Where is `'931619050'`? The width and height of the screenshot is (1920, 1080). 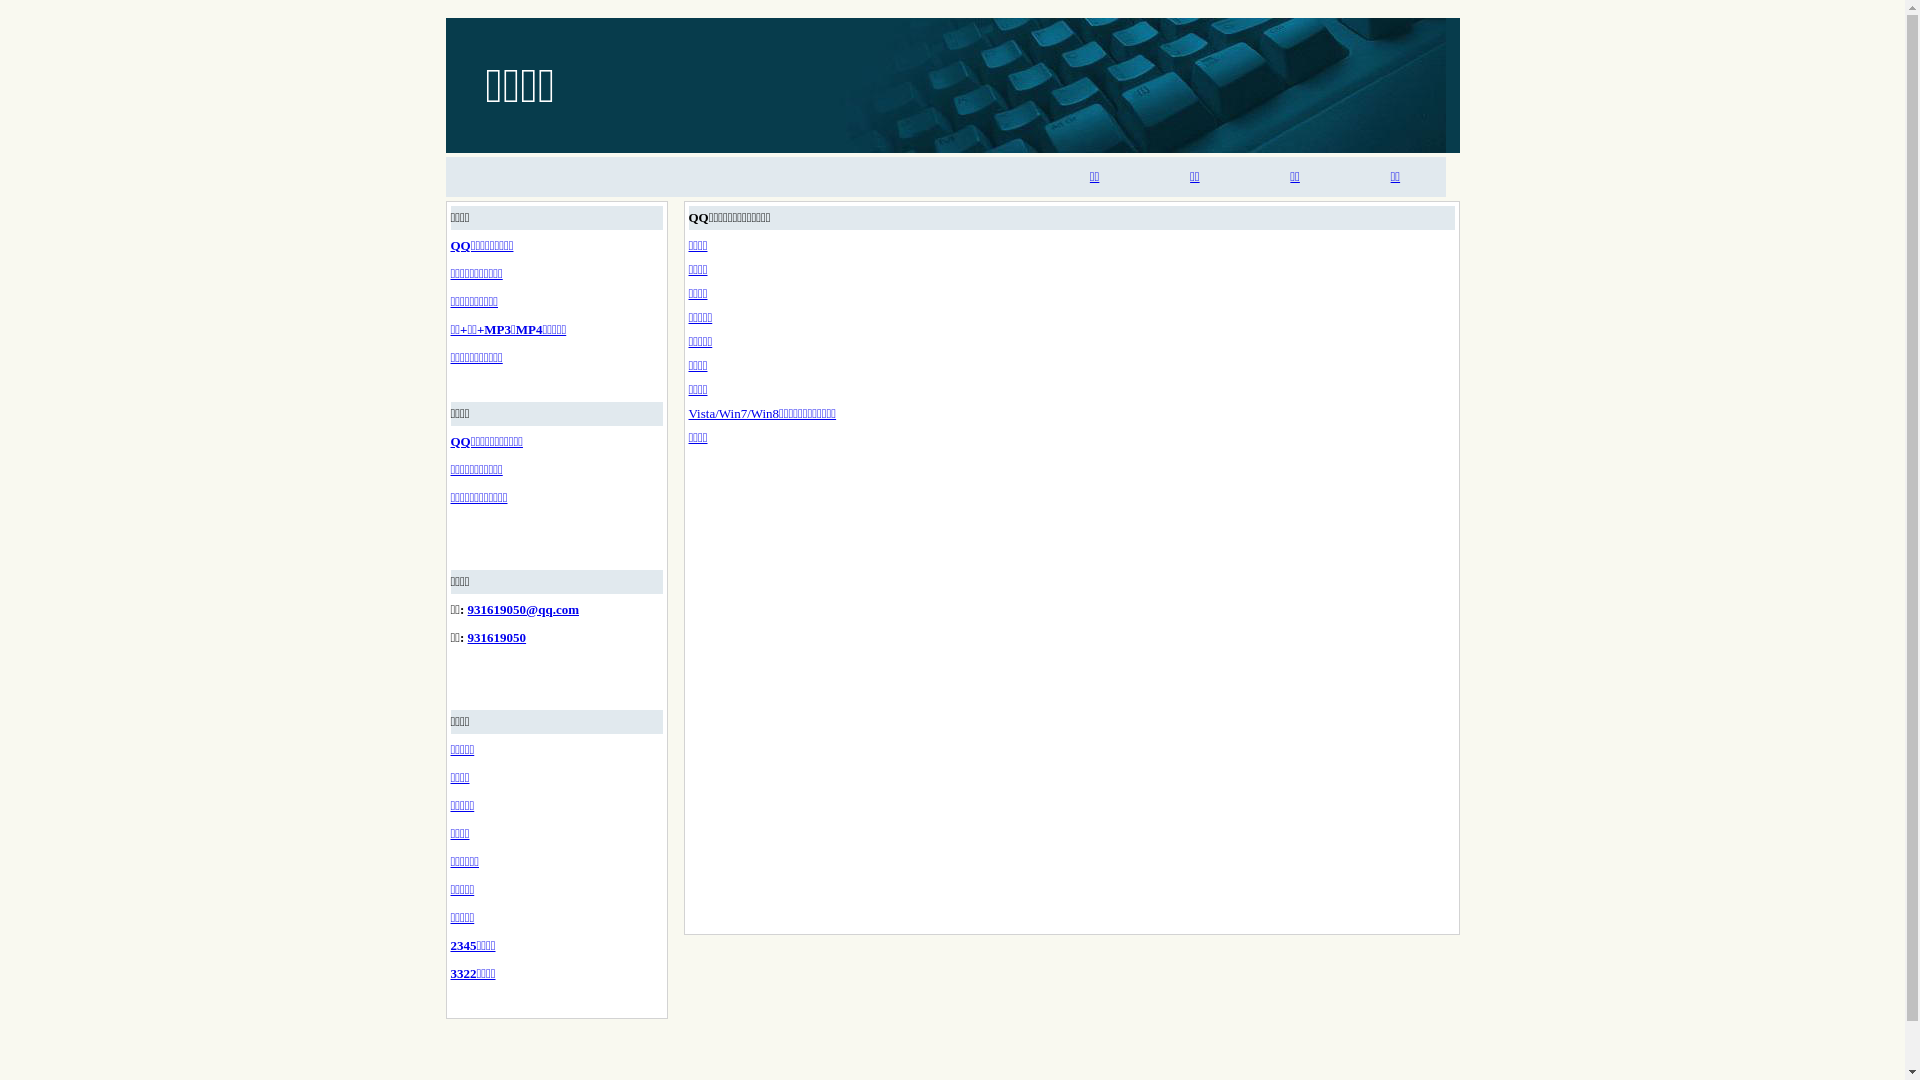
'931619050' is located at coordinates (497, 637).